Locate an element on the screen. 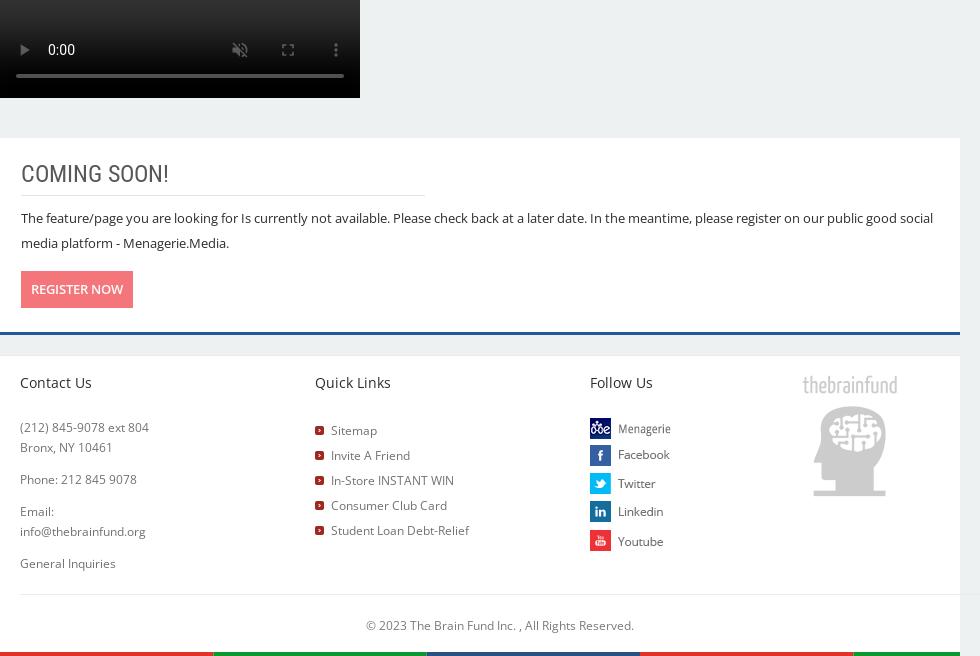 This screenshot has width=980, height=656. 'Phone: 212 845 9078' is located at coordinates (78, 479).